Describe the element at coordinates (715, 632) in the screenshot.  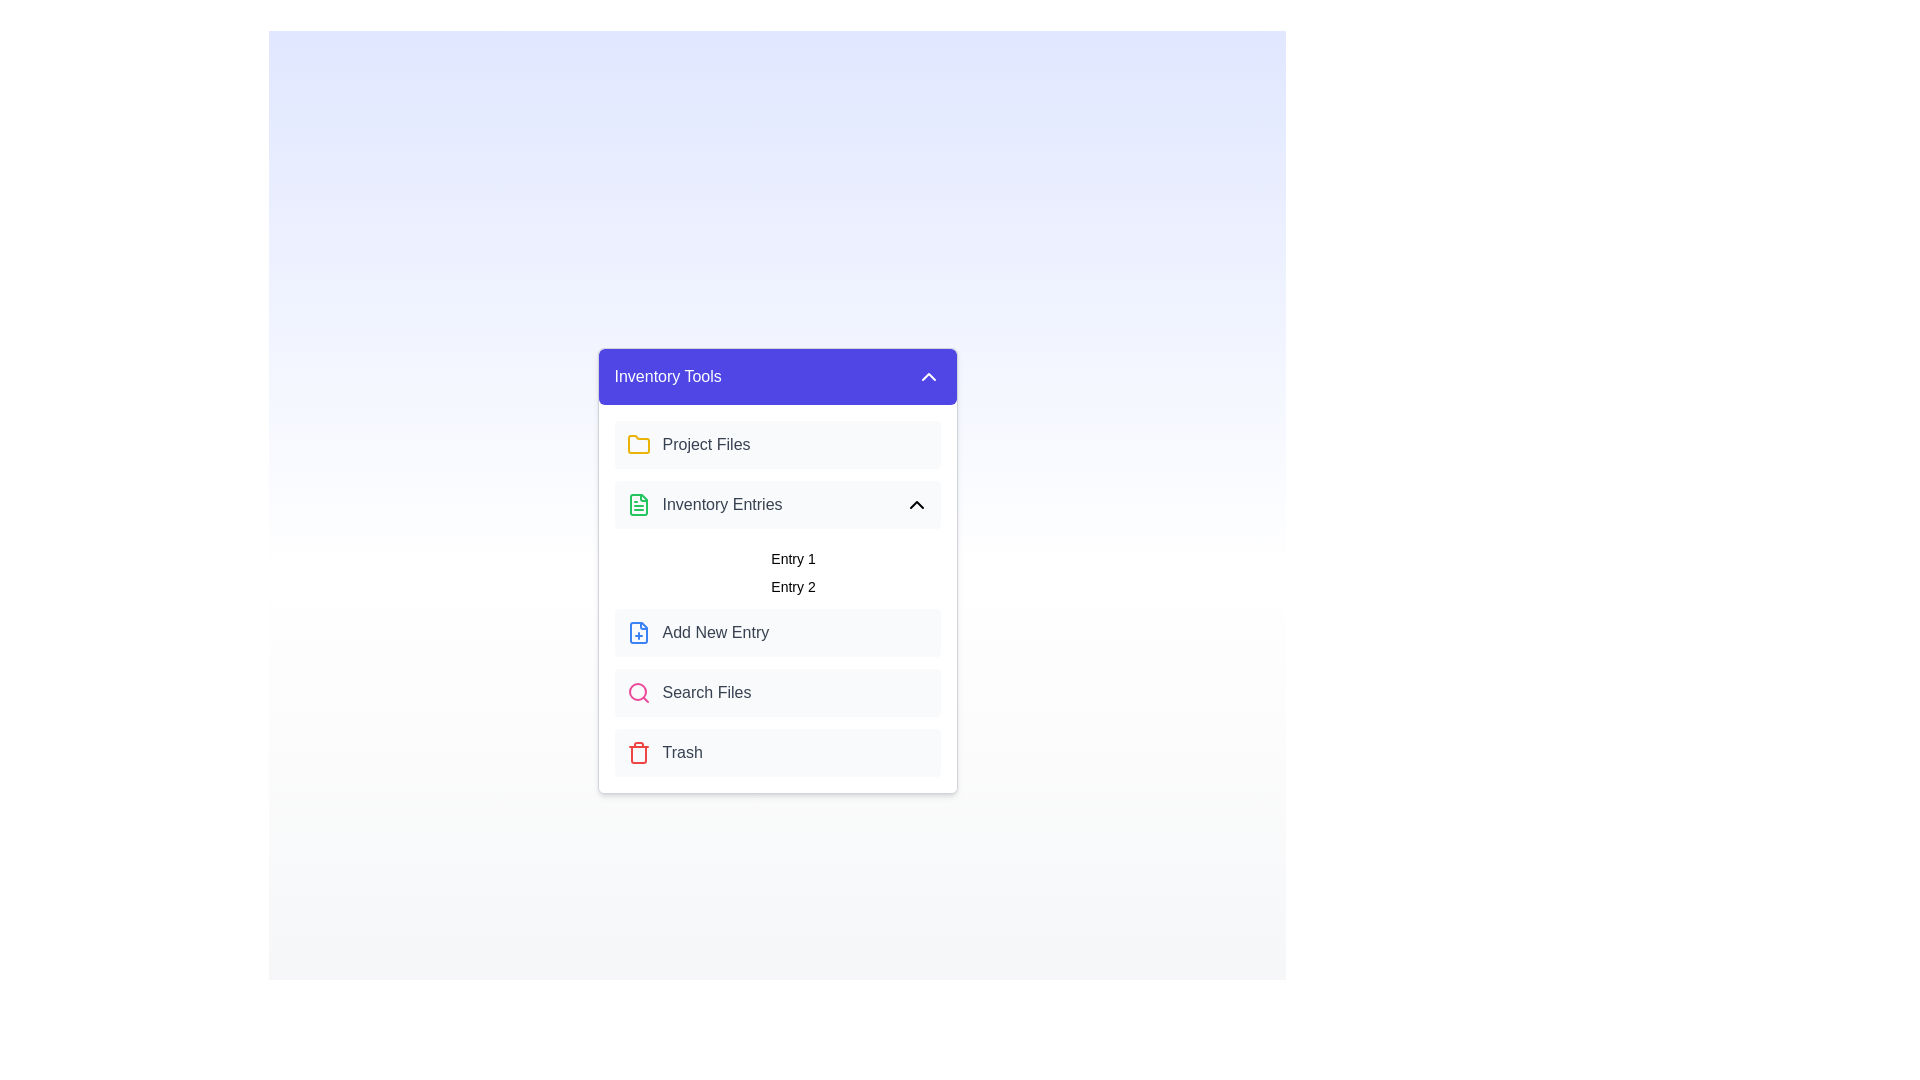
I see `the 'Add New Entry' text label, which is styled in gray and located under the 'Inventory Entries' section` at that location.